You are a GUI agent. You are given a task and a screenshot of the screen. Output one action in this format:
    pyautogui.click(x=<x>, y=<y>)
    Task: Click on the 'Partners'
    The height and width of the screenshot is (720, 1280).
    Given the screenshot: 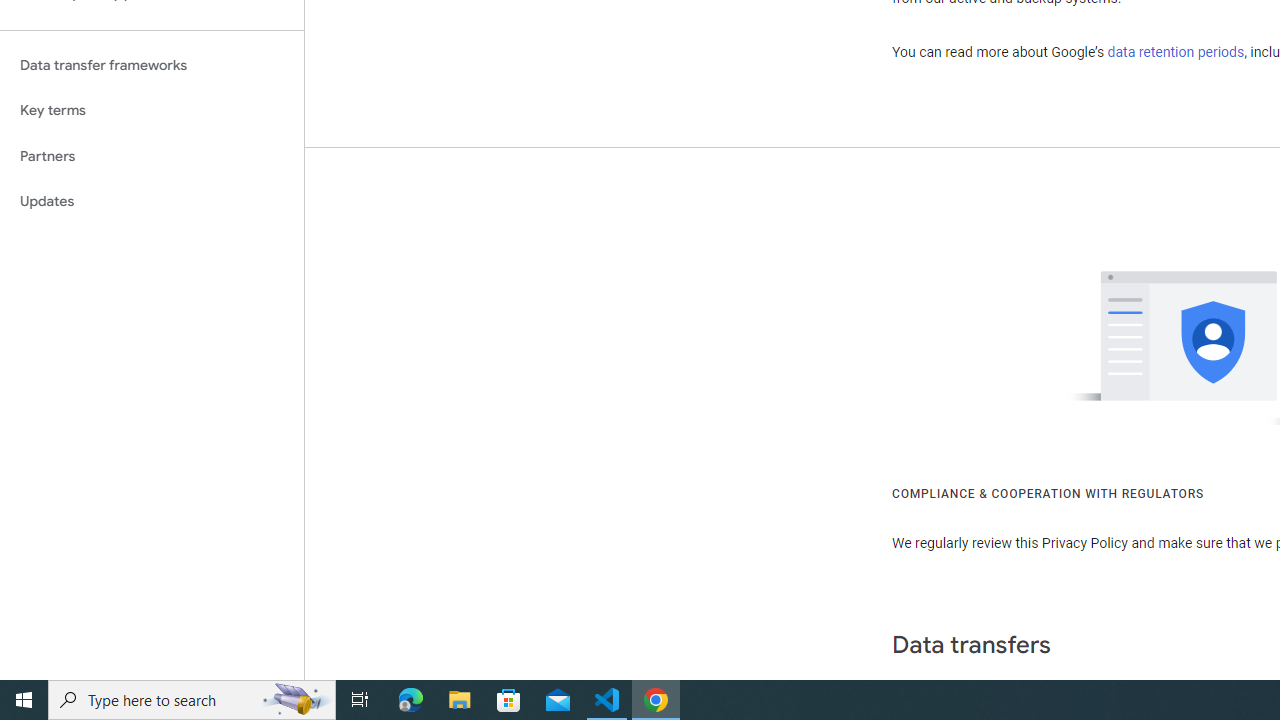 What is the action you would take?
    pyautogui.click(x=151, y=155)
    